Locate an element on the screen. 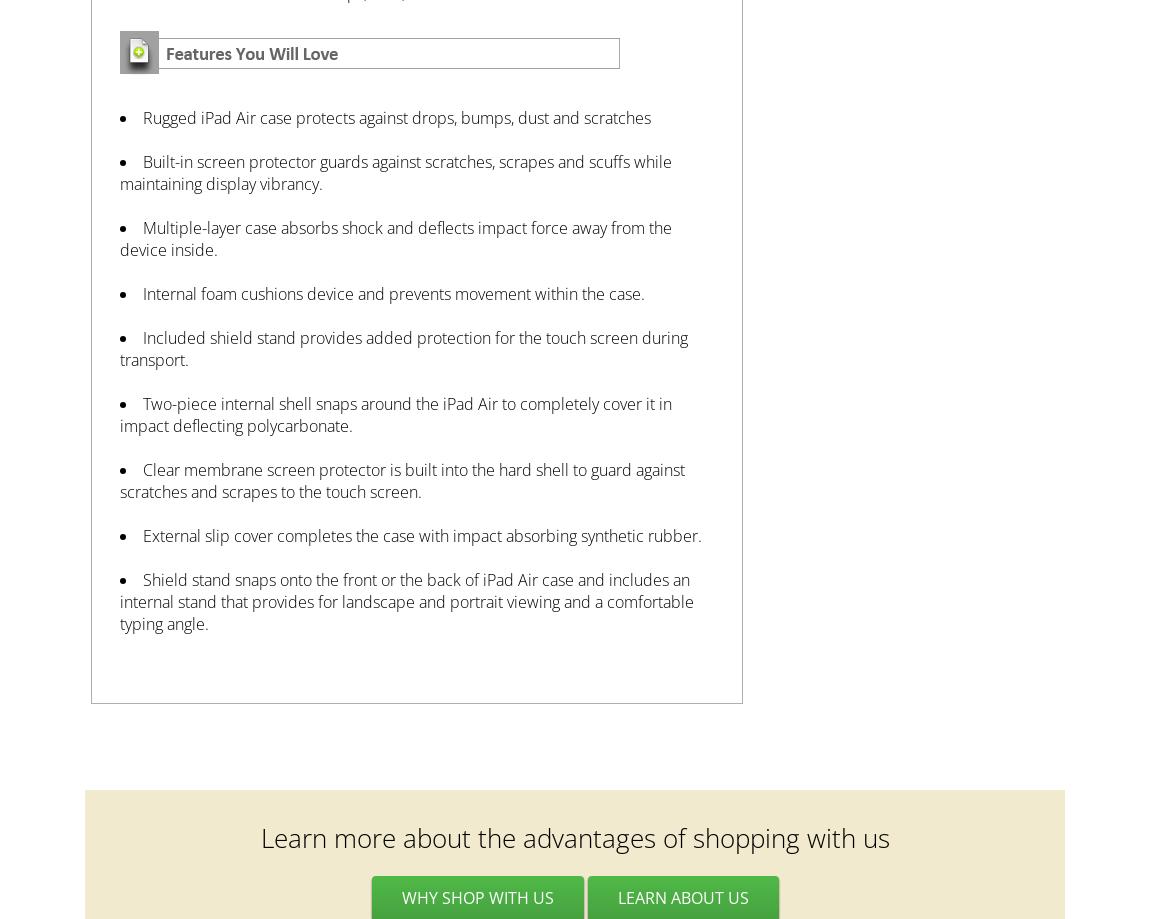 The image size is (1150, 919). 'Built-in screen protector guards against scratches, scrapes and scuffs while maintaining display vibrancy.' is located at coordinates (395, 171).